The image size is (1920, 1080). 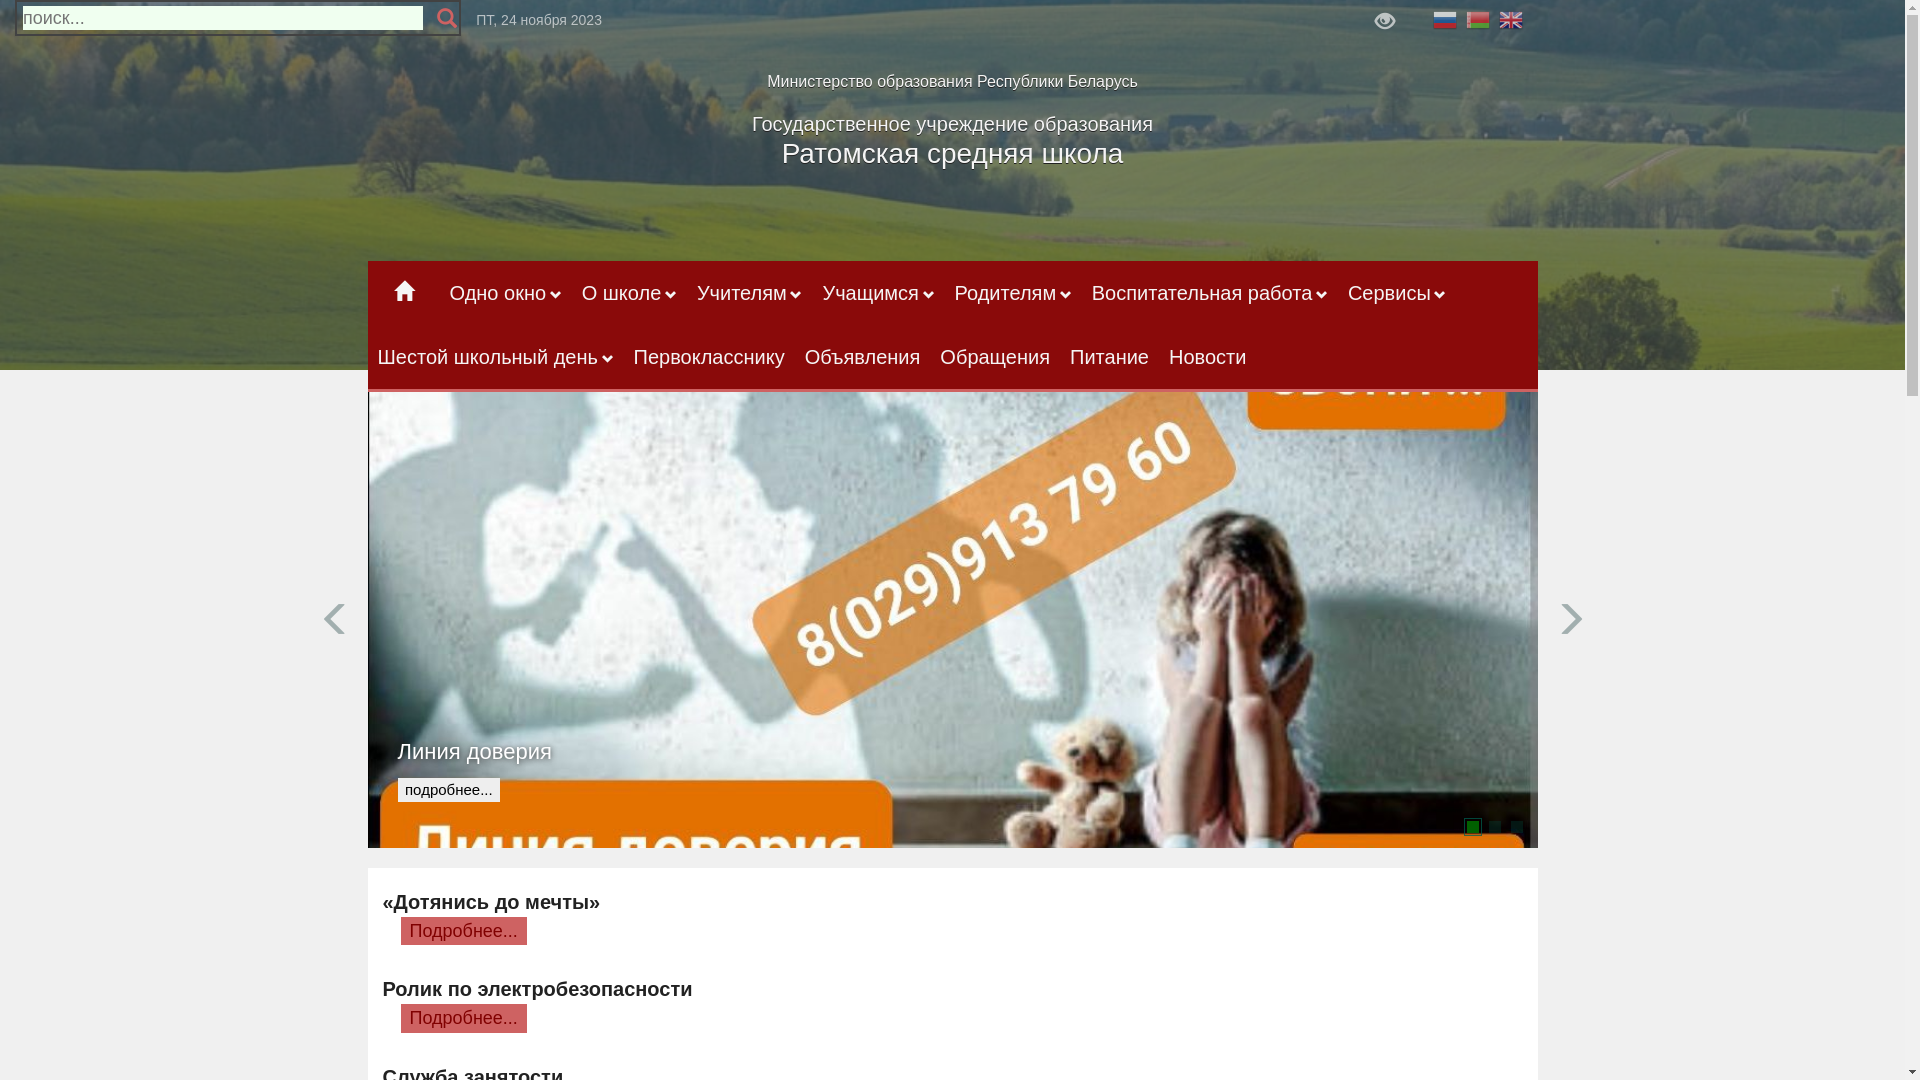 What do you see at coordinates (1472, 826) in the screenshot?
I see `'1'` at bounding box center [1472, 826].